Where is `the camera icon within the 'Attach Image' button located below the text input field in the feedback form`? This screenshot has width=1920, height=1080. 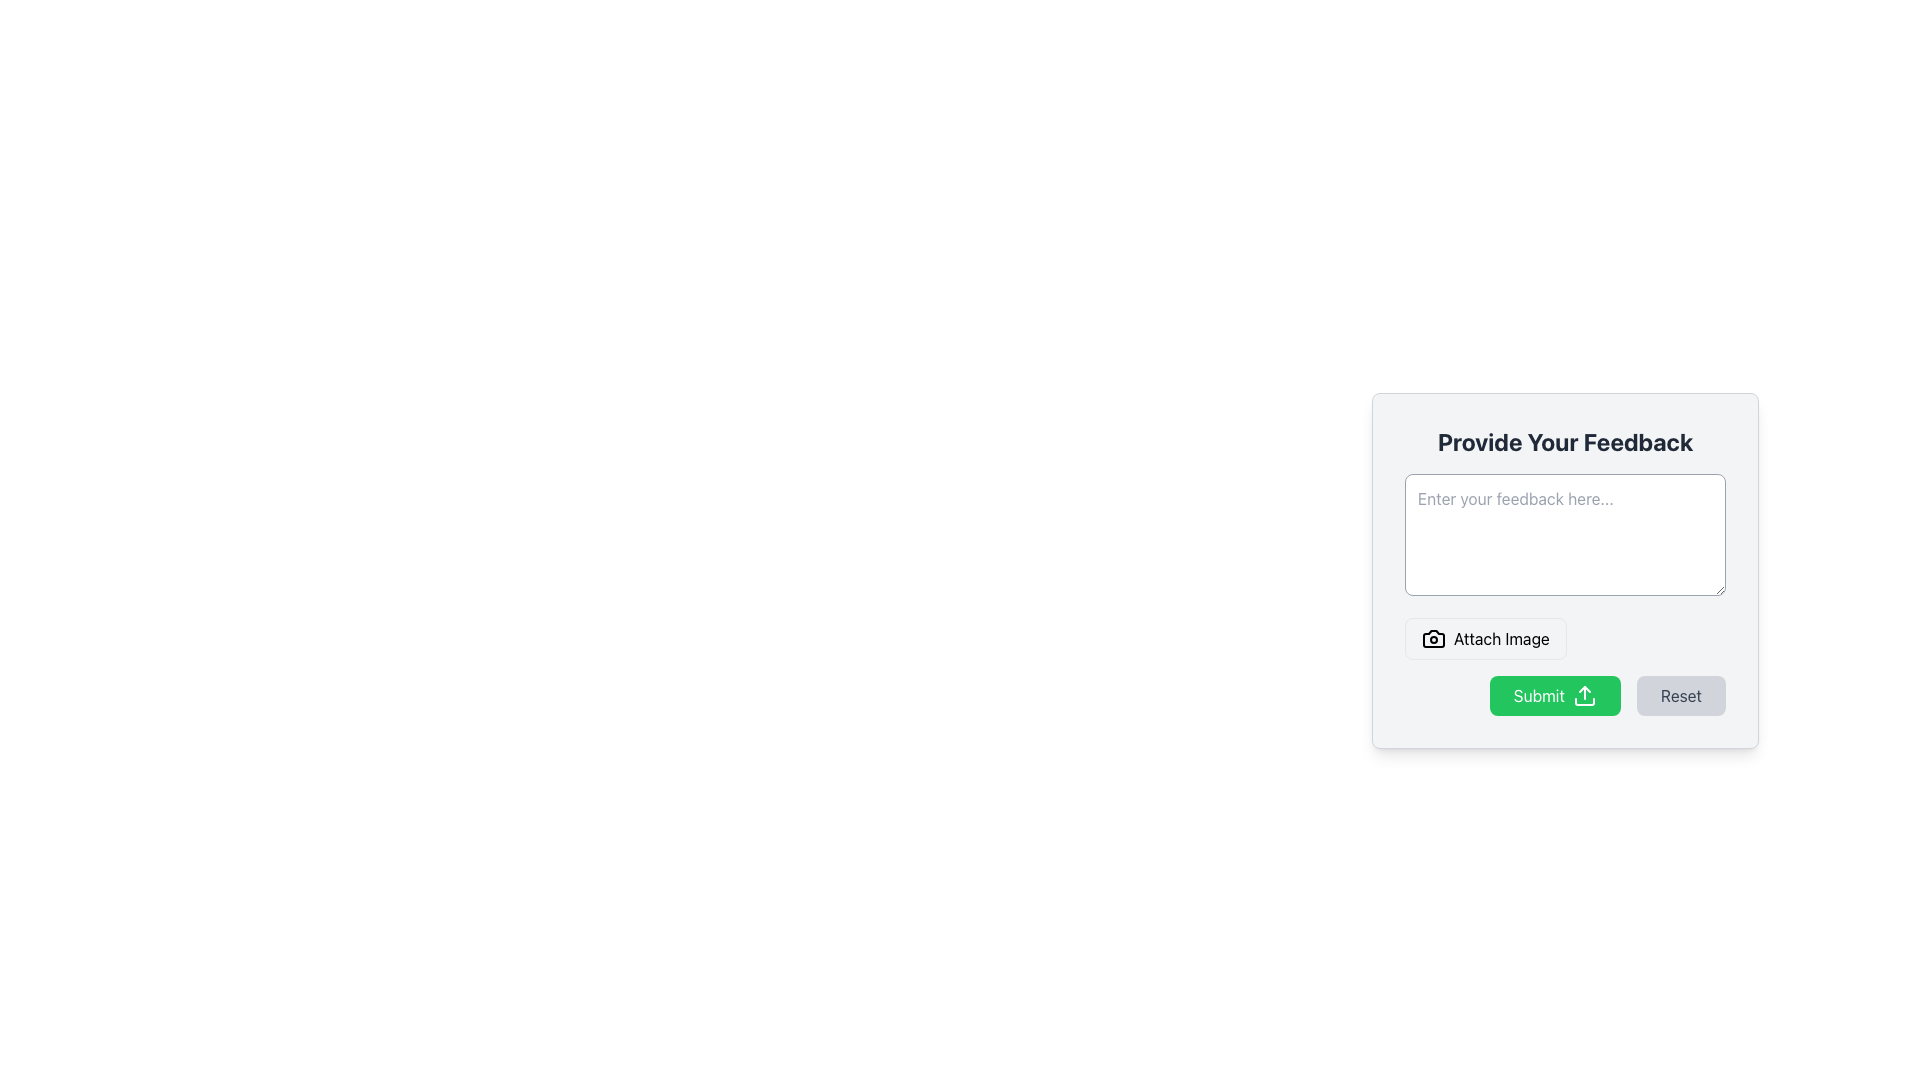
the camera icon within the 'Attach Image' button located below the text input field in the feedback form is located at coordinates (1433, 639).